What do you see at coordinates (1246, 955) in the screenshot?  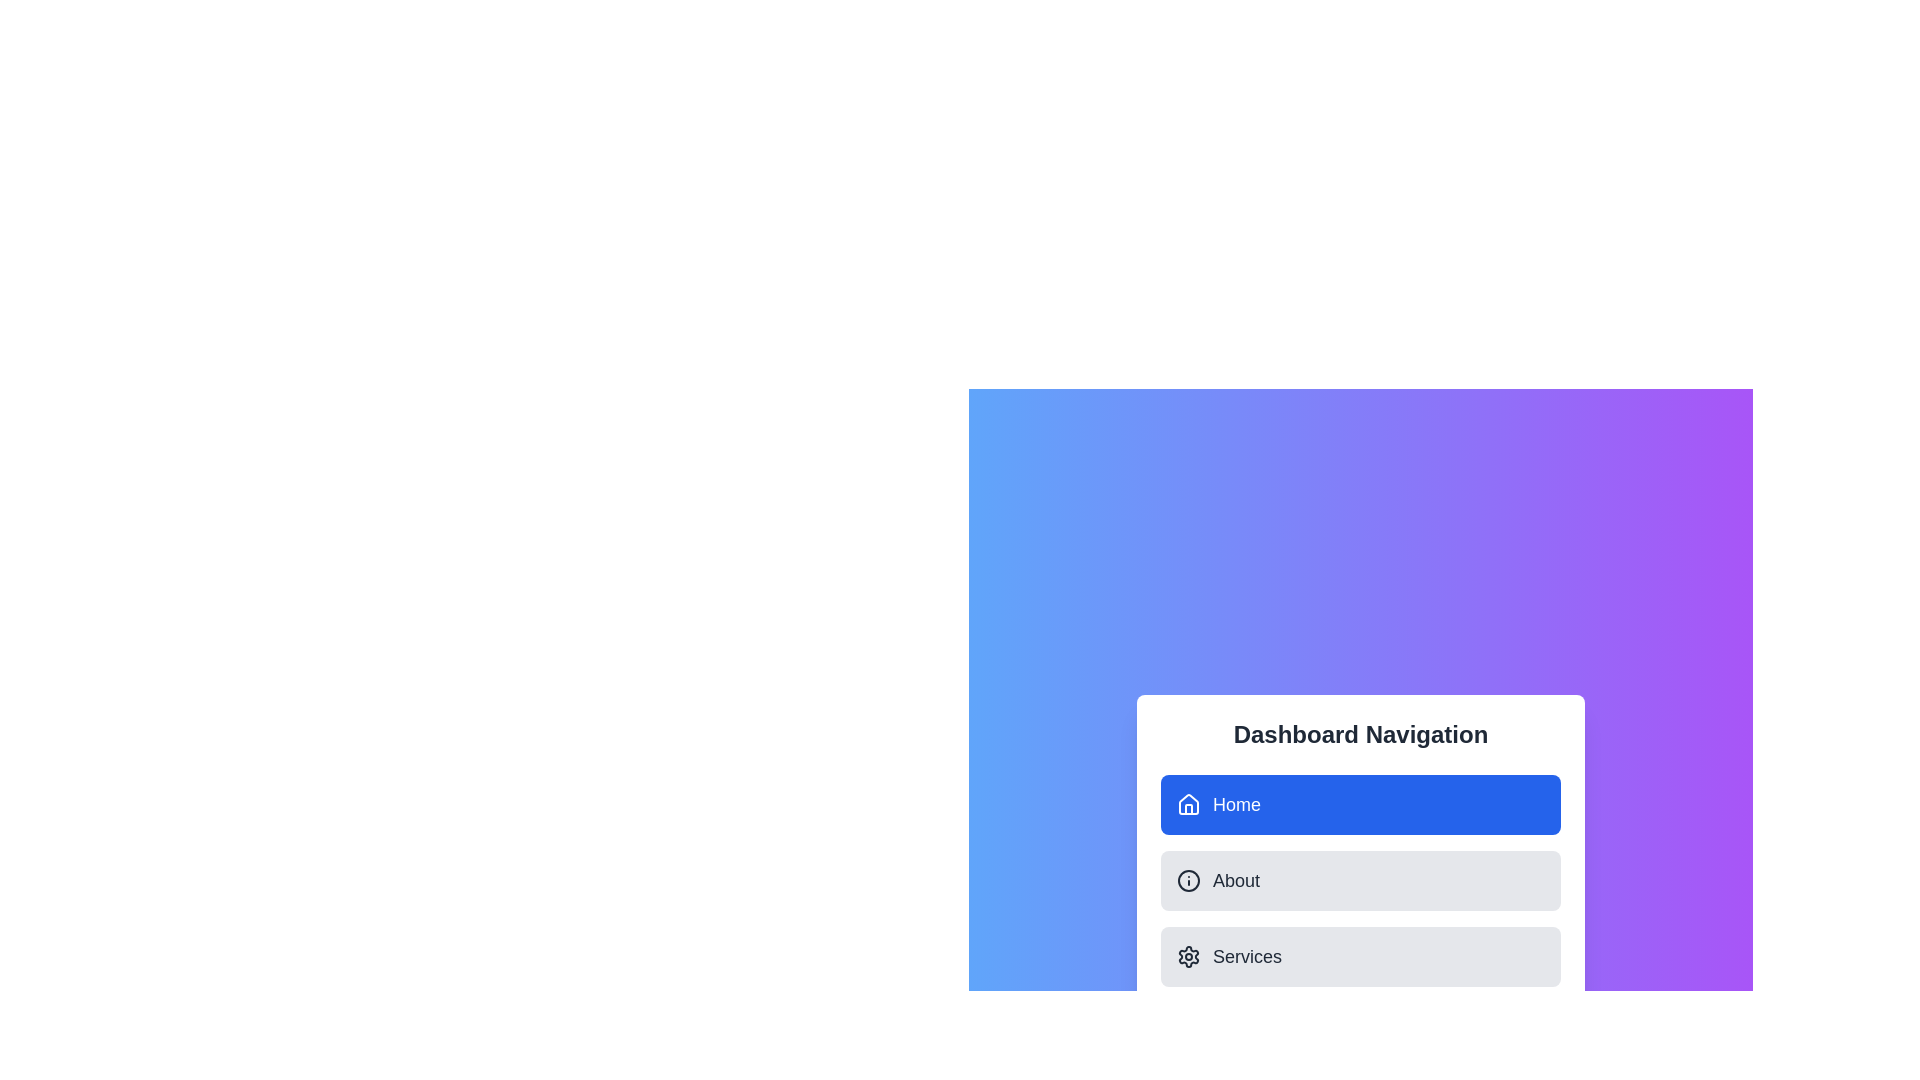 I see `the 'Services' text label in the navigation menu` at bounding box center [1246, 955].